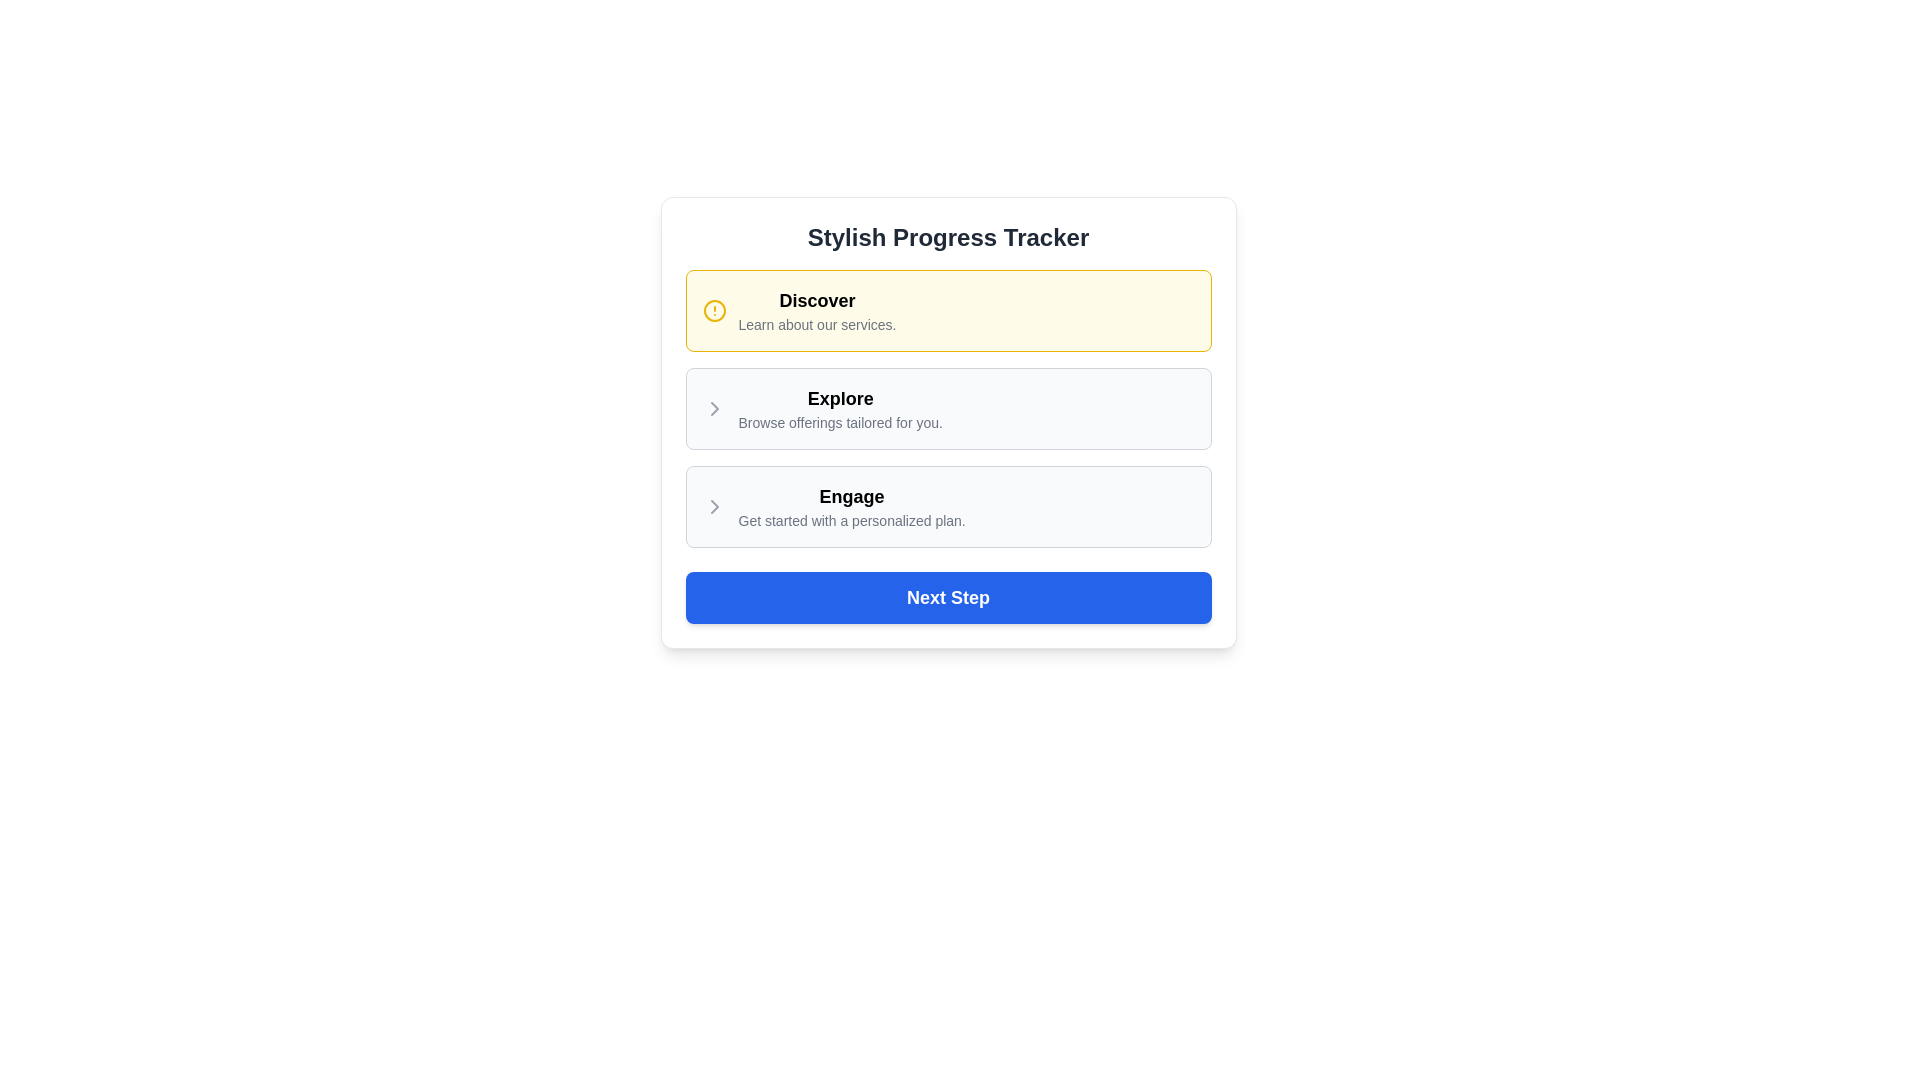  I want to click on any of the sections (Discover, Explore, Engage) in the vertical stack of bordered containers to interact with them, so click(947, 407).